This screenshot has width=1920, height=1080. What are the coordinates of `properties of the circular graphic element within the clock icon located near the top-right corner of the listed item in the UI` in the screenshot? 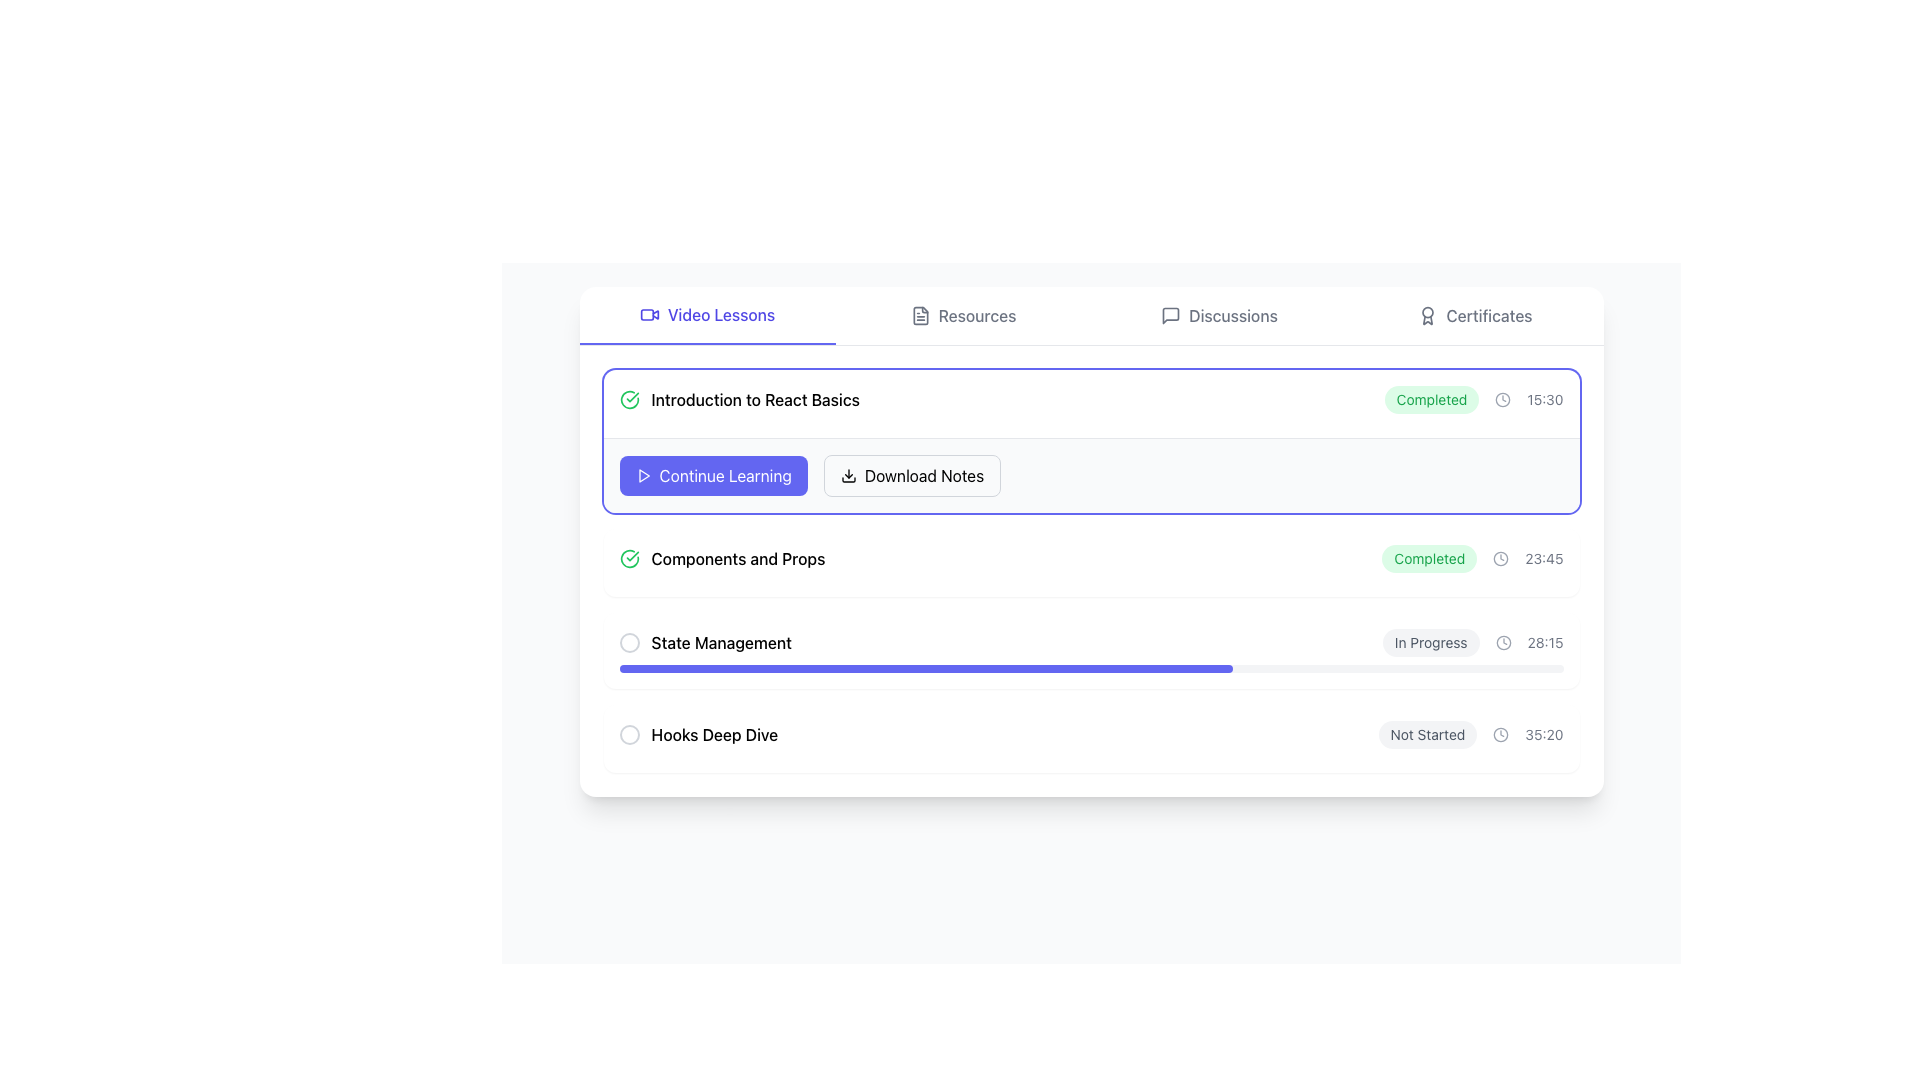 It's located at (1503, 643).